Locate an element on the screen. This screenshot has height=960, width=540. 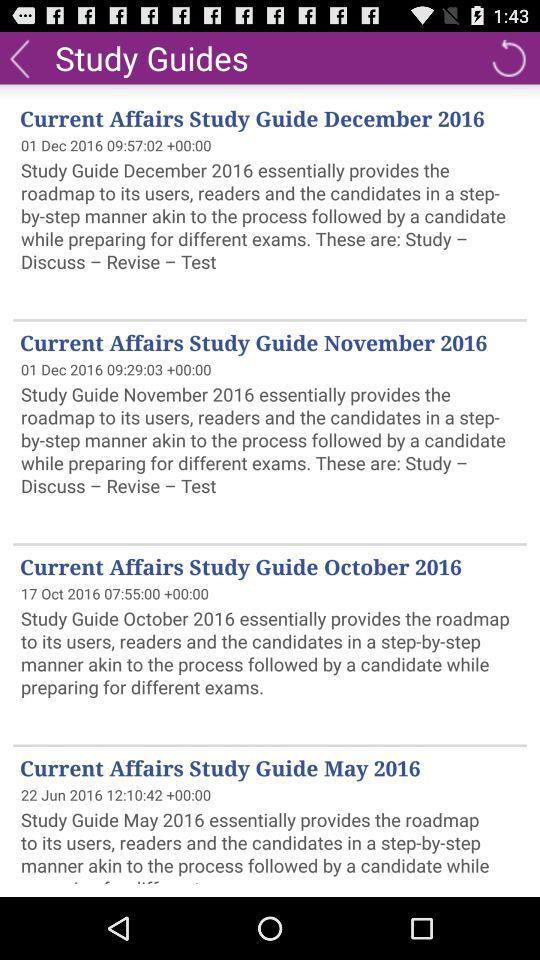
the arrow_backward icon is located at coordinates (18, 61).